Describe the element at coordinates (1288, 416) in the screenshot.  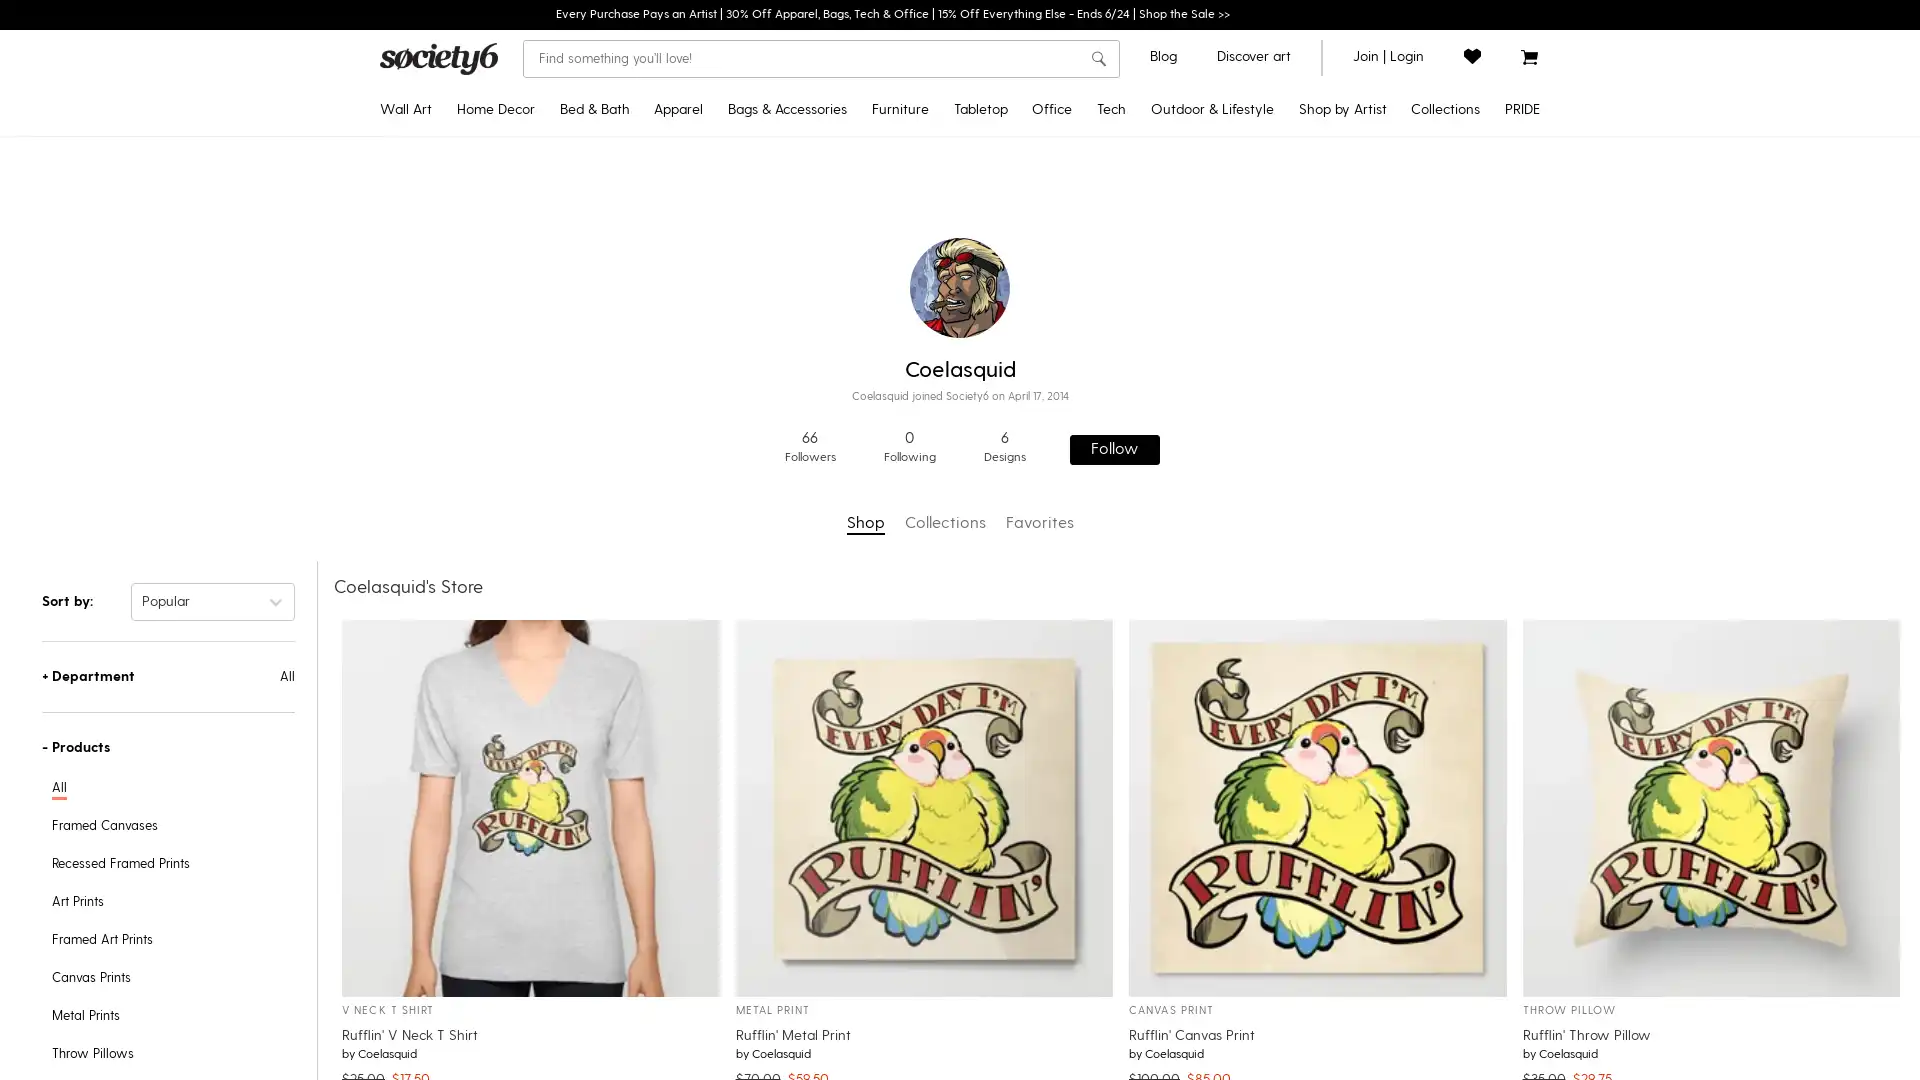
I see `Artist Holiday Series` at that location.